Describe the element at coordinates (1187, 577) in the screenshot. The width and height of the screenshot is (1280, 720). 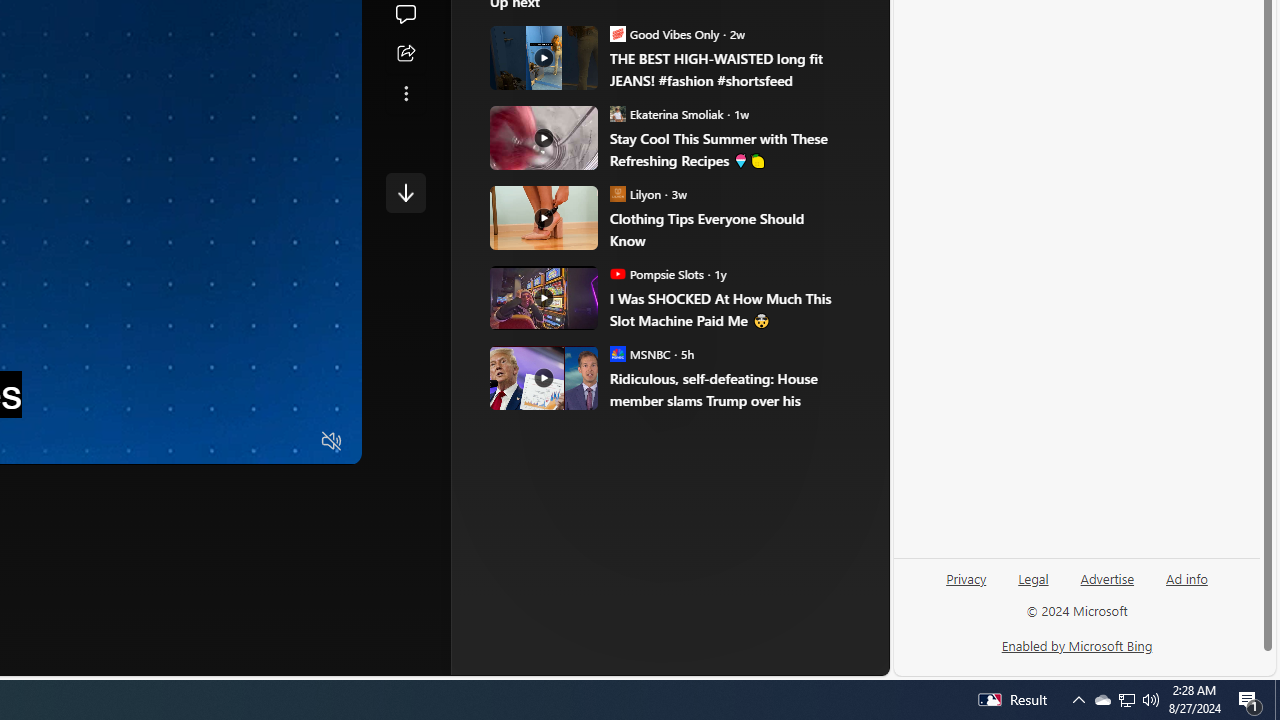
I see `'Ad info'` at that location.